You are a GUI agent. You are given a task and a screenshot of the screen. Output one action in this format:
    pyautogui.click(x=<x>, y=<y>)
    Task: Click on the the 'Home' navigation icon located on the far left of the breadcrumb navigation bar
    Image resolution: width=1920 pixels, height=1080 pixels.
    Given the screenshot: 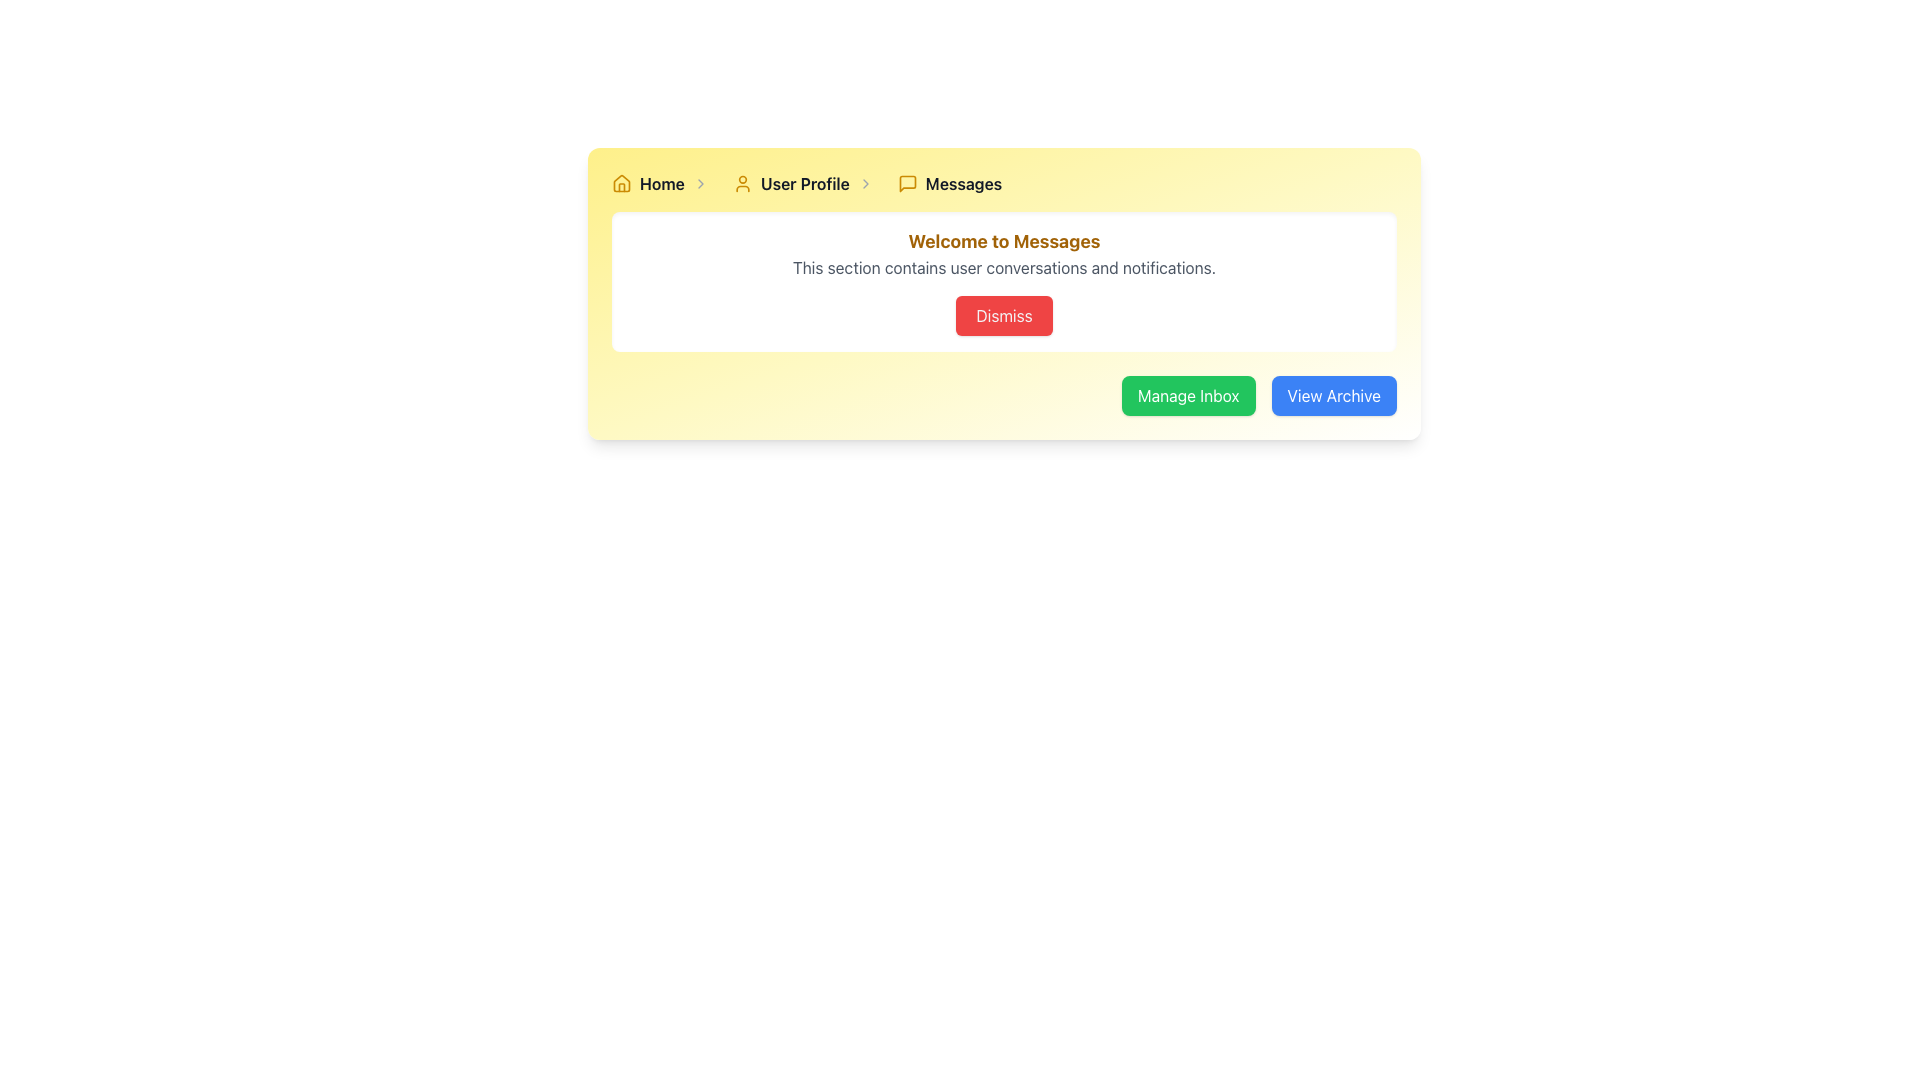 What is the action you would take?
    pyautogui.click(x=621, y=182)
    